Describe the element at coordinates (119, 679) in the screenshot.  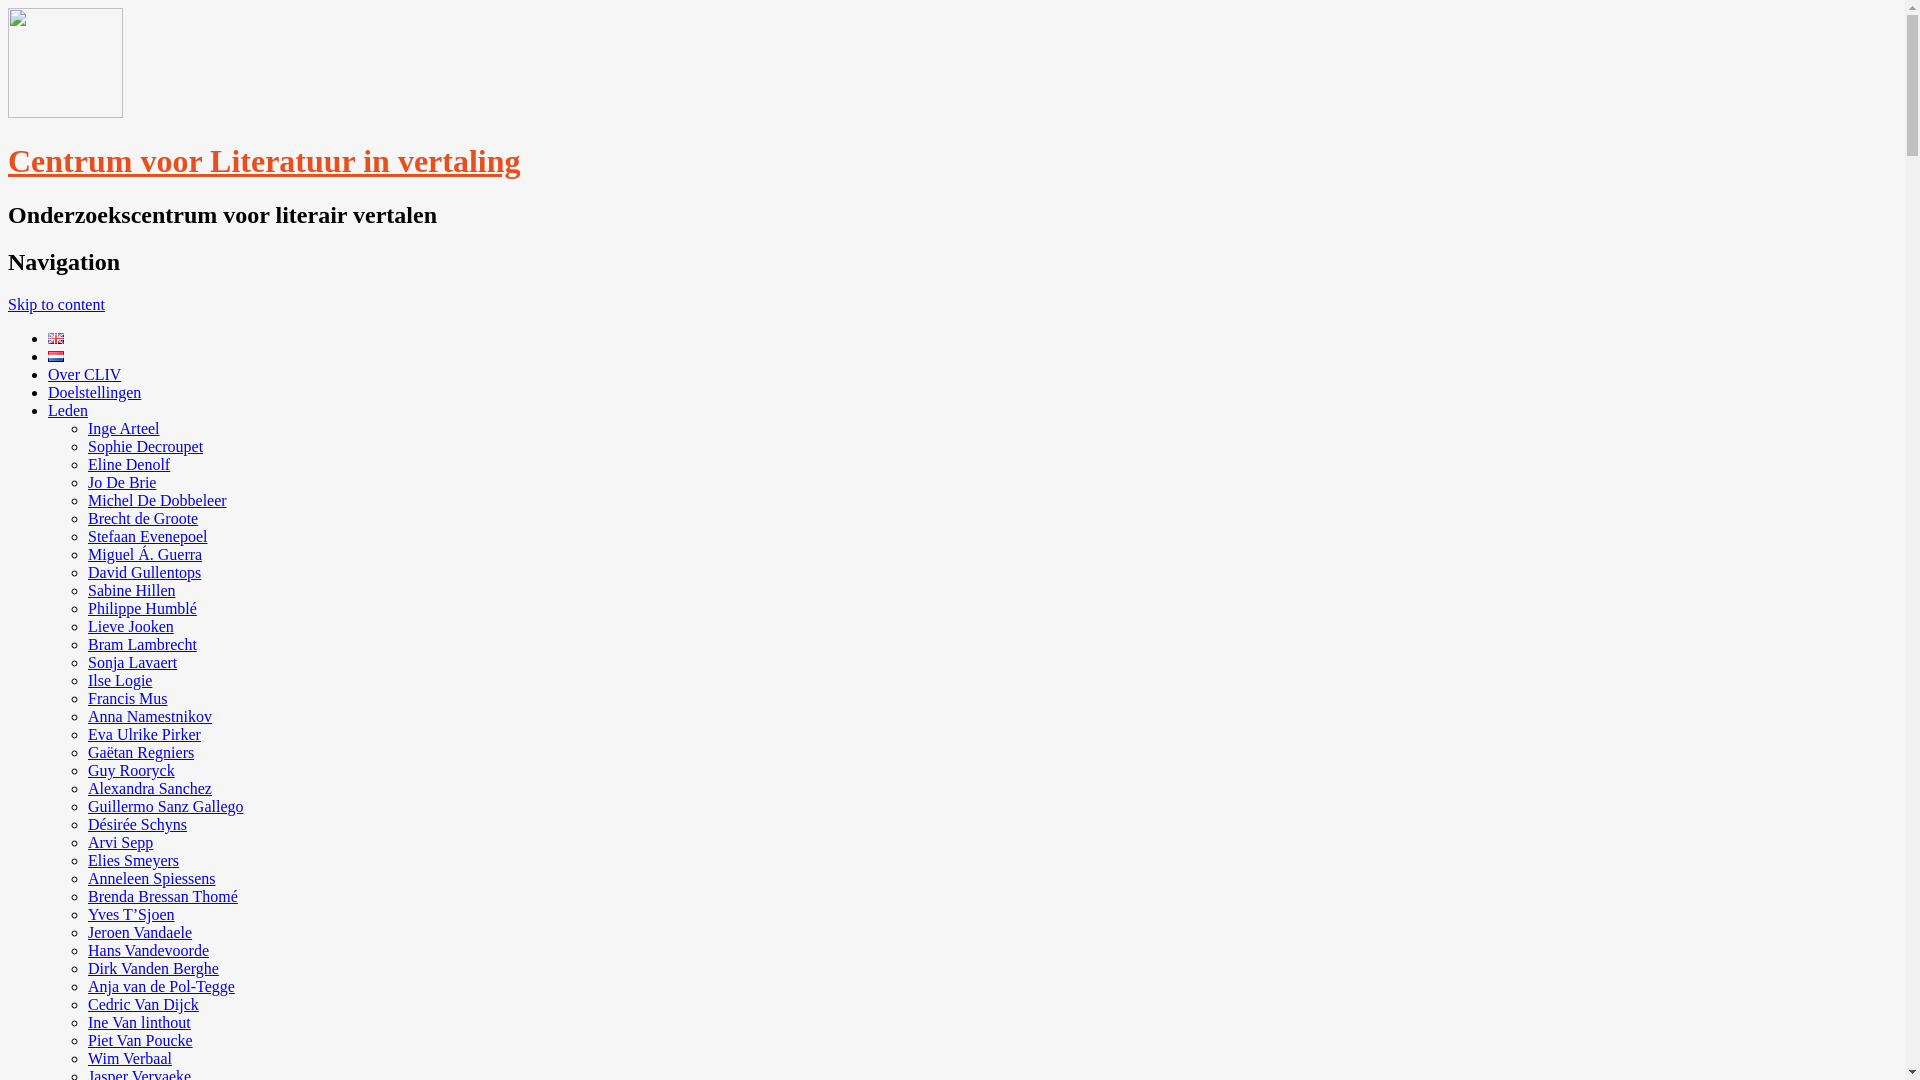
I see `'Ilse Logie'` at that location.